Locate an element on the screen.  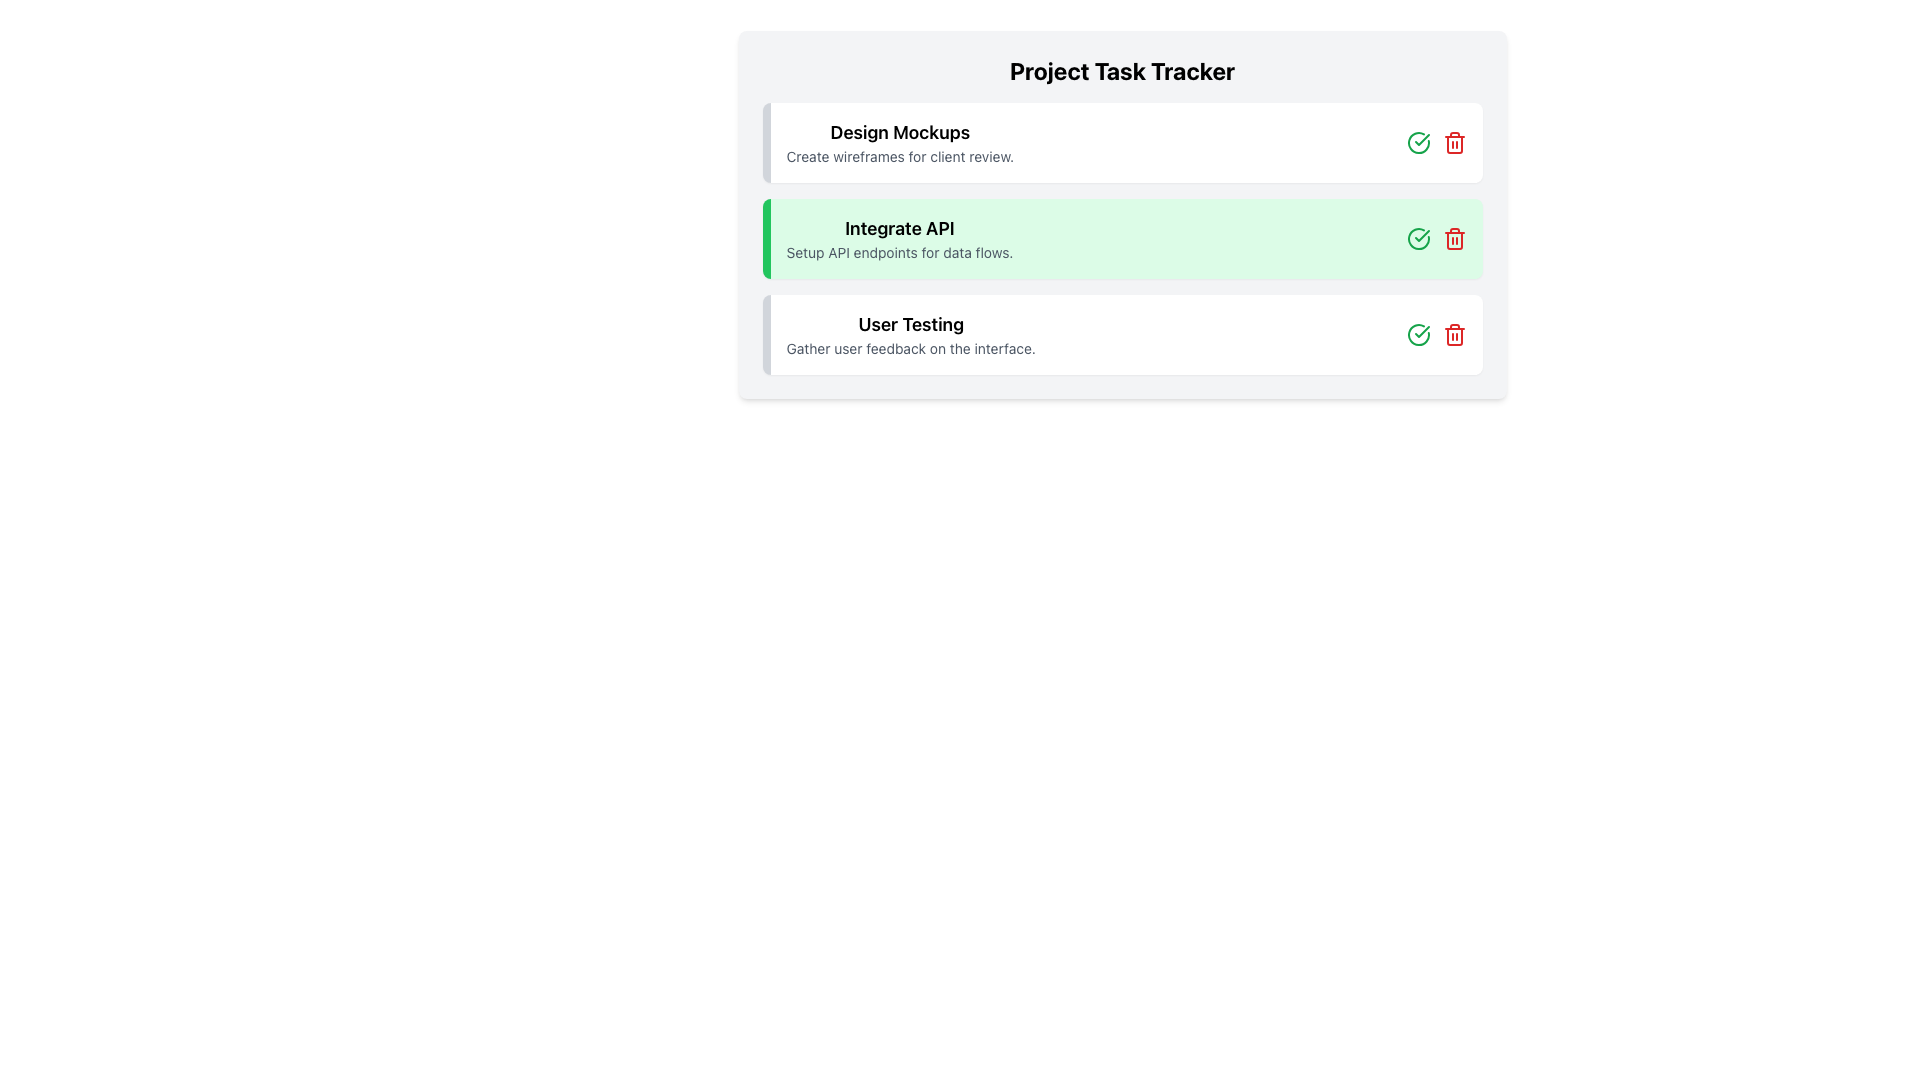
the delete button located to the right of the second task item 'Integrate API' in the task list is located at coordinates (1454, 334).